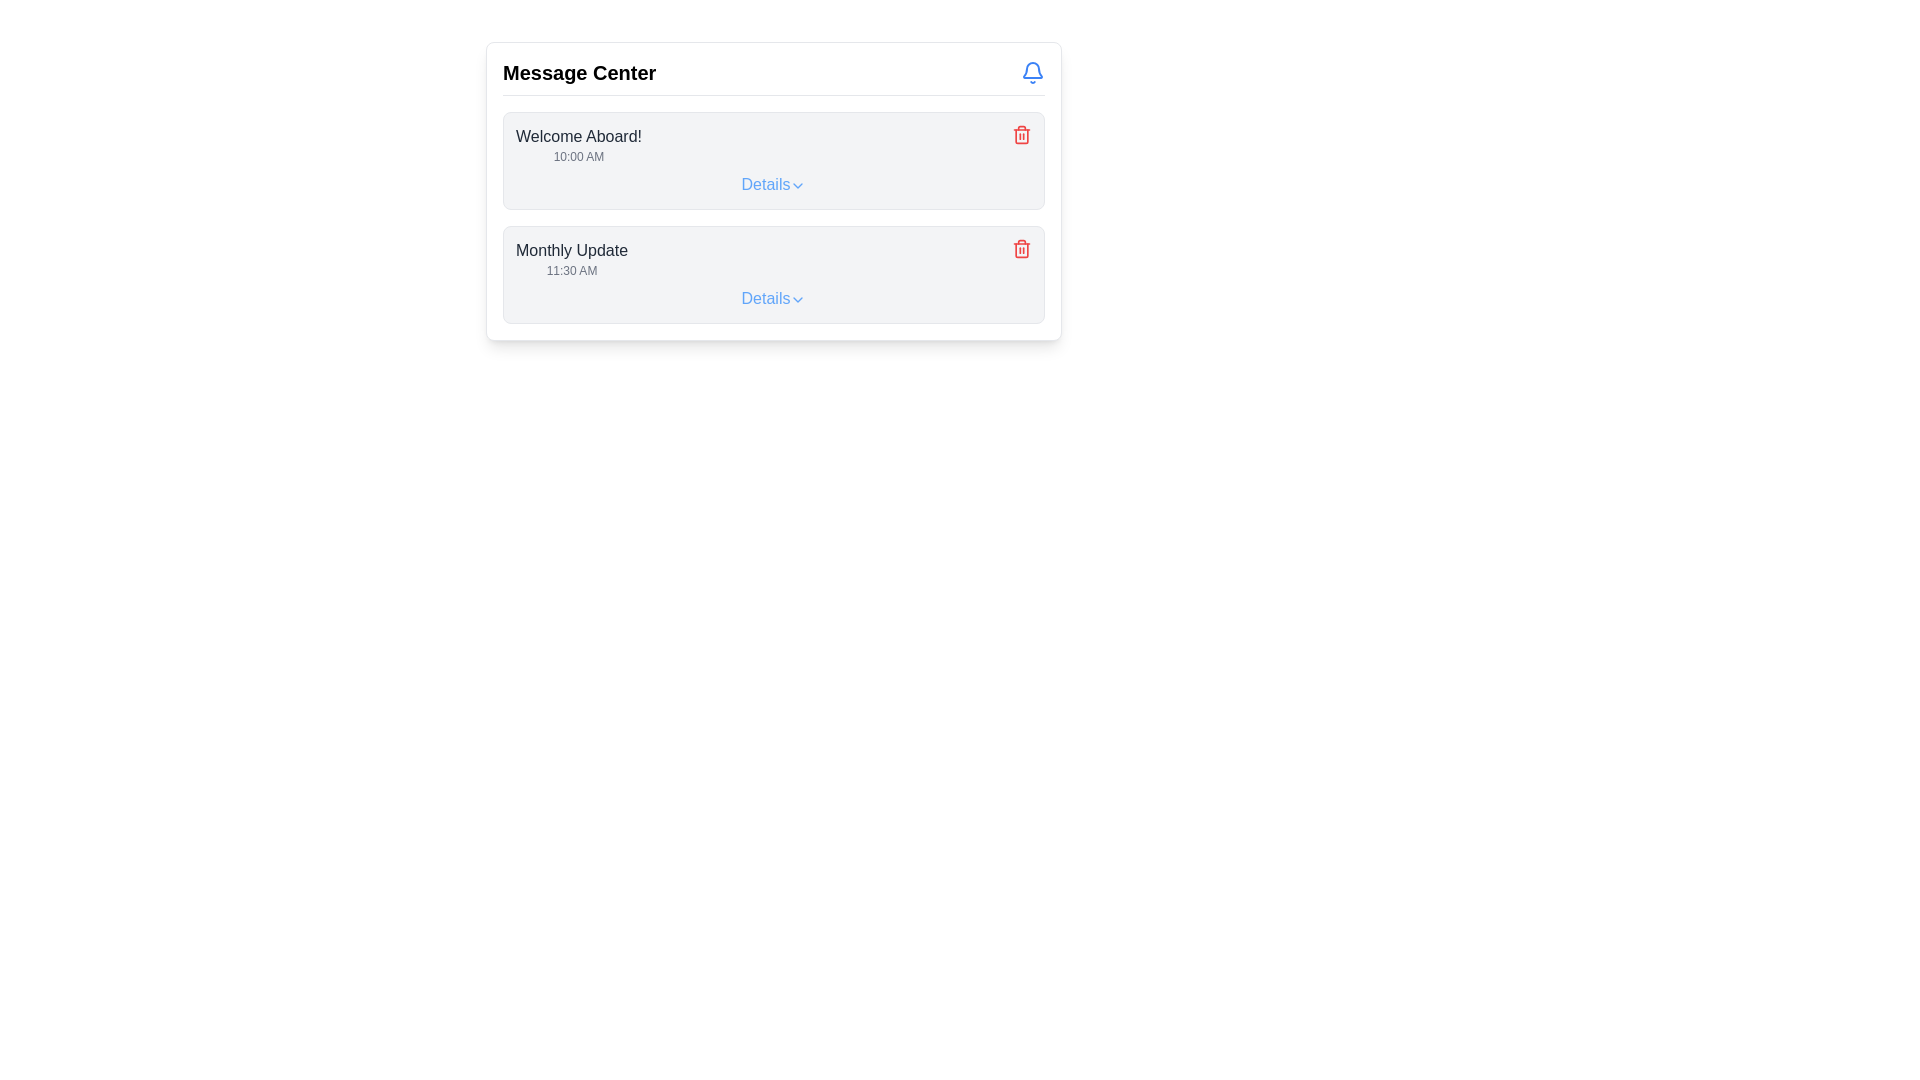  Describe the element at coordinates (772, 144) in the screenshot. I see `the 'Welcome Aboard!' card component located` at that location.